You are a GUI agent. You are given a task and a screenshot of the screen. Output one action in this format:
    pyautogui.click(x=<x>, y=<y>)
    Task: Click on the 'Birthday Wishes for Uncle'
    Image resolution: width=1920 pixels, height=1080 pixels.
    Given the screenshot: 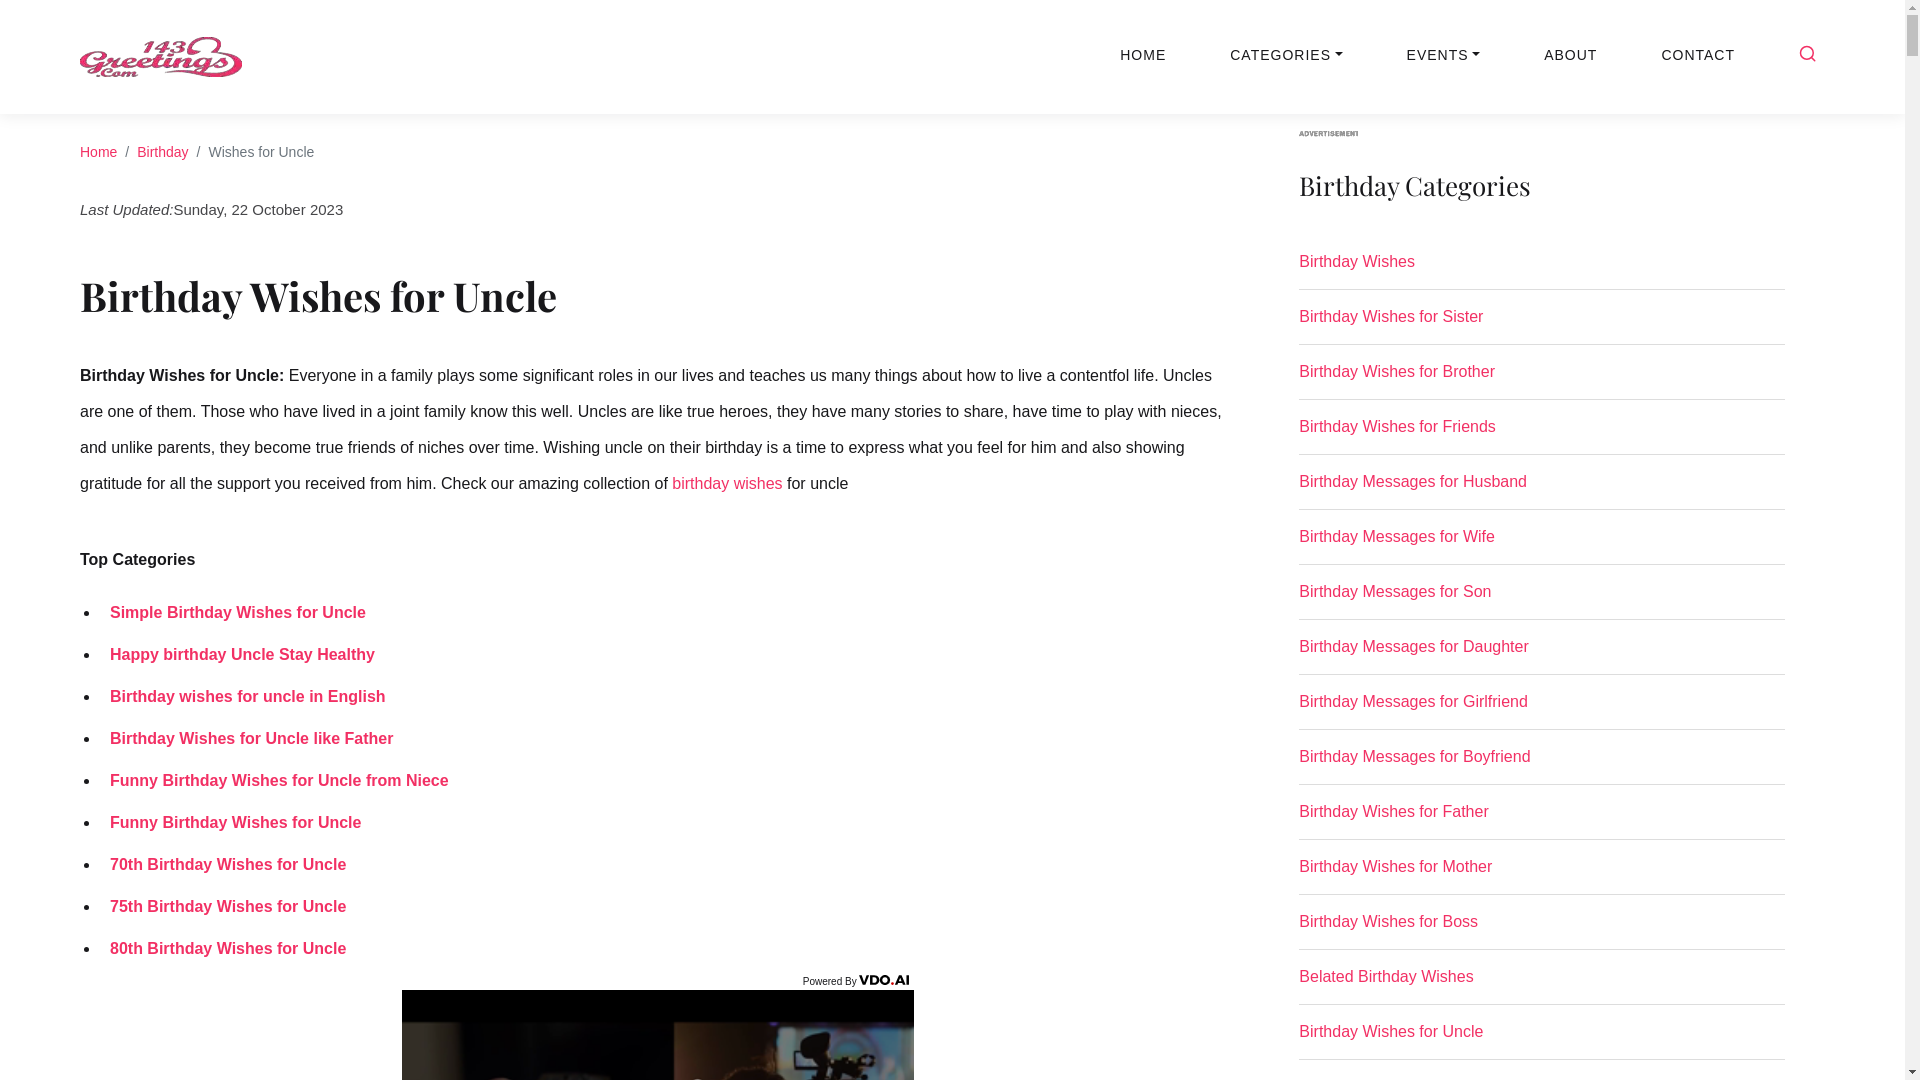 What is the action you would take?
    pyautogui.click(x=1540, y=1039)
    